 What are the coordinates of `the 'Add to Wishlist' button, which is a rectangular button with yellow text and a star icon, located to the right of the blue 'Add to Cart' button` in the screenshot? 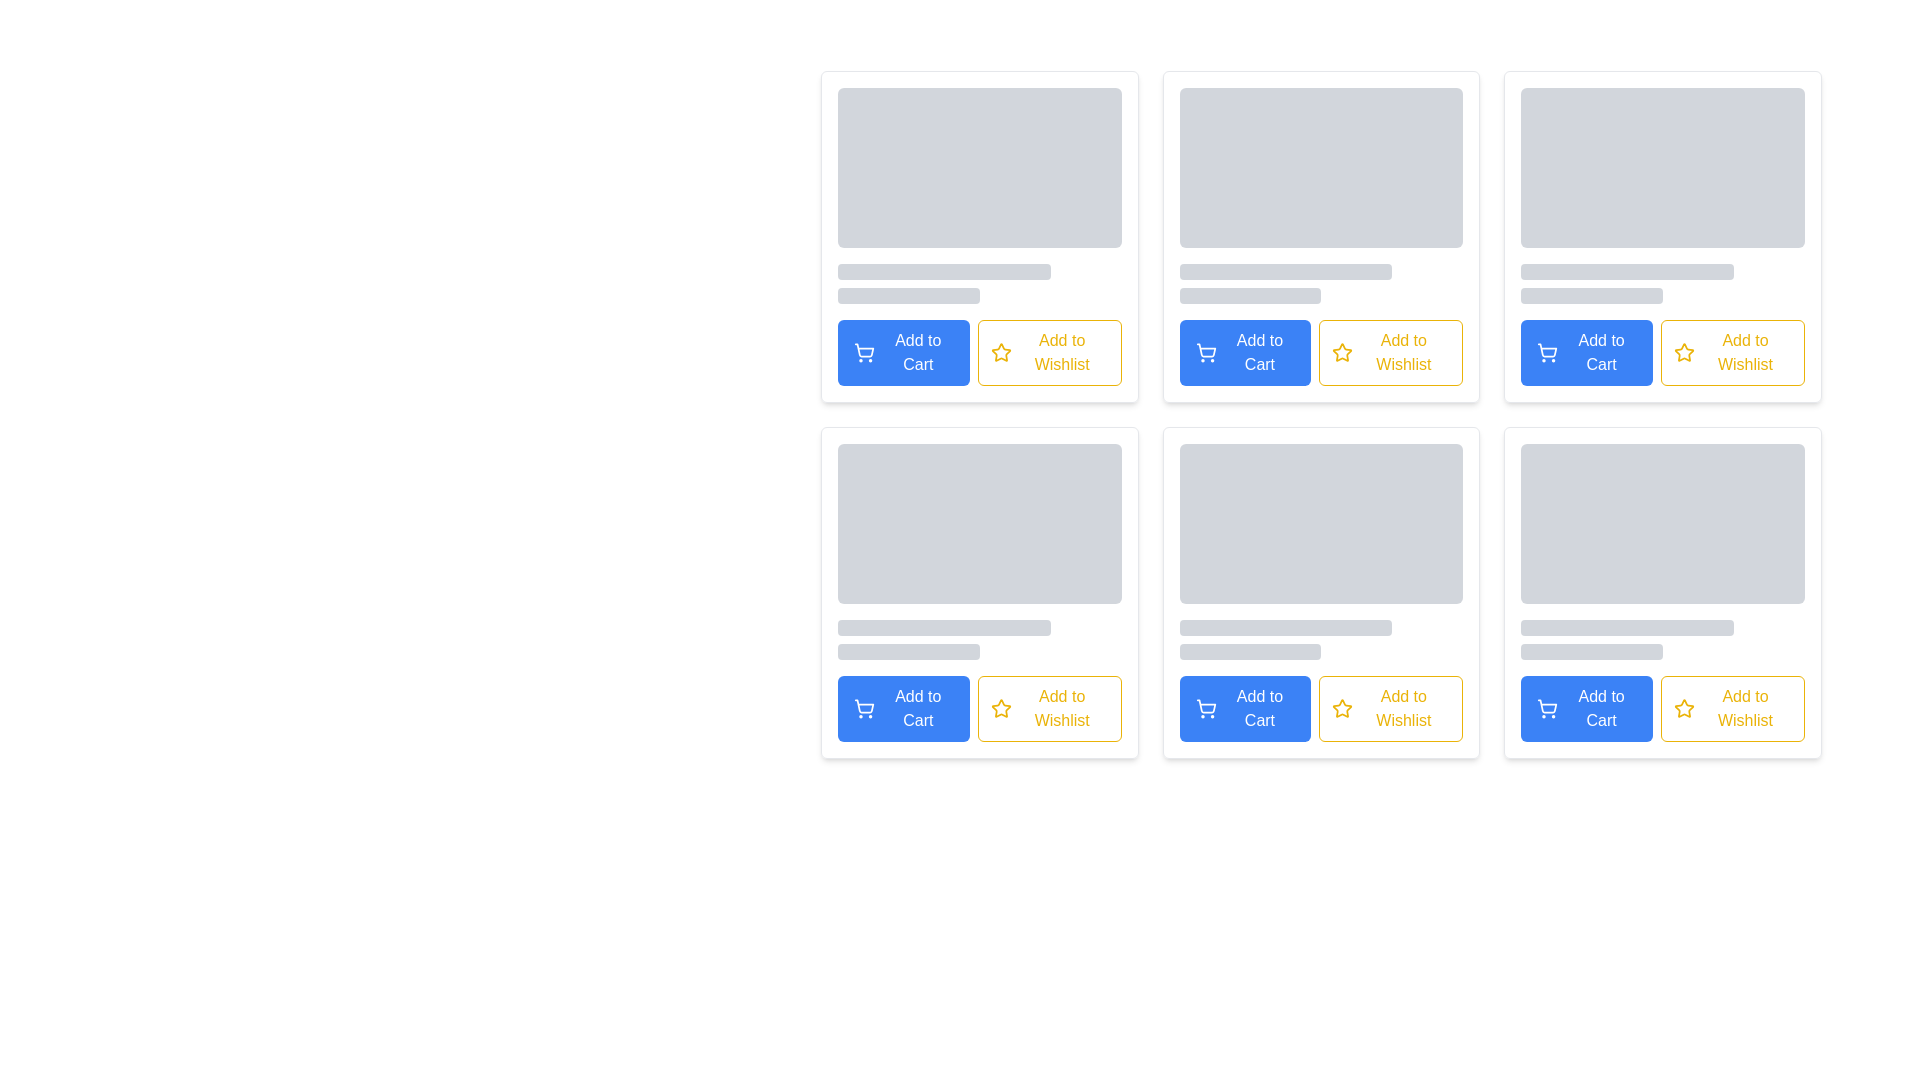 It's located at (1731, 352).